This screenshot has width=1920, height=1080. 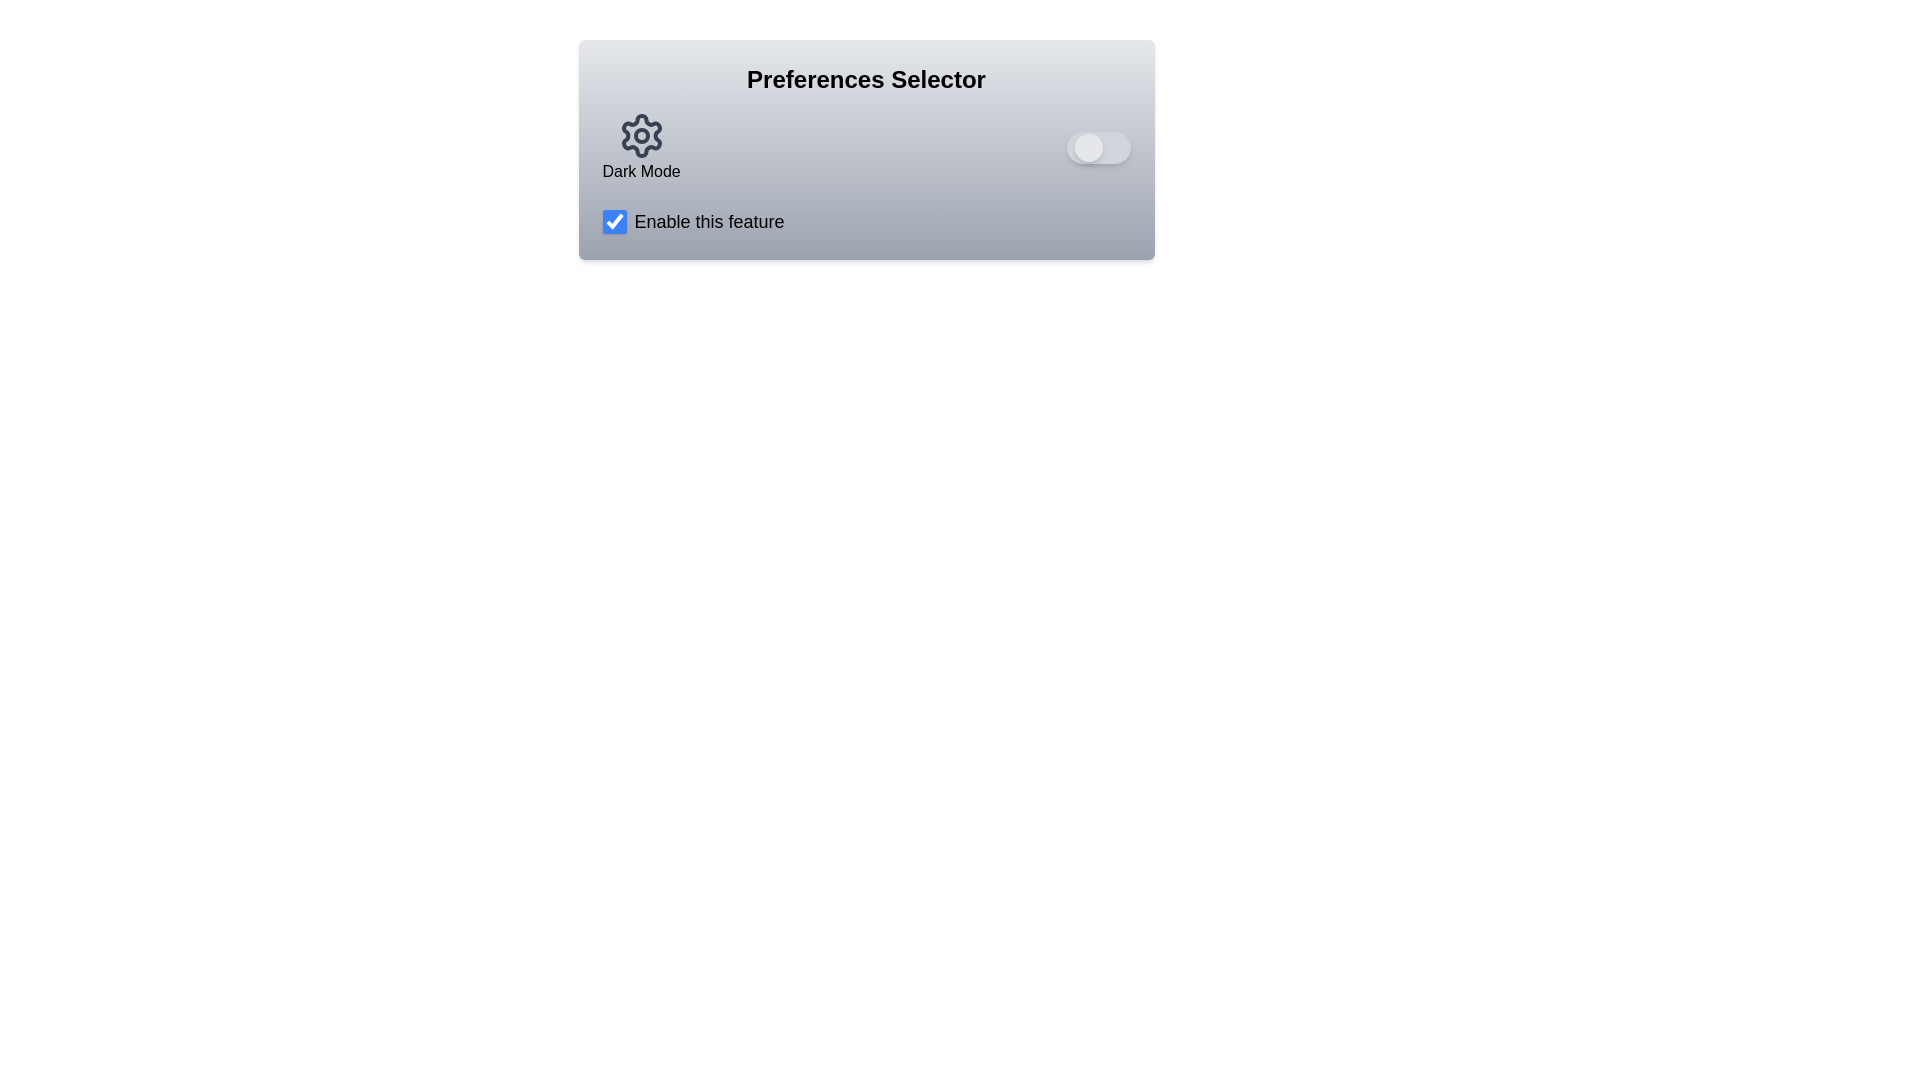 What do you see at coordinates (1097, 146) in the screenshot?
I see `the Dark Mode switch to toggle its state` at bounding box center [1097, 146].